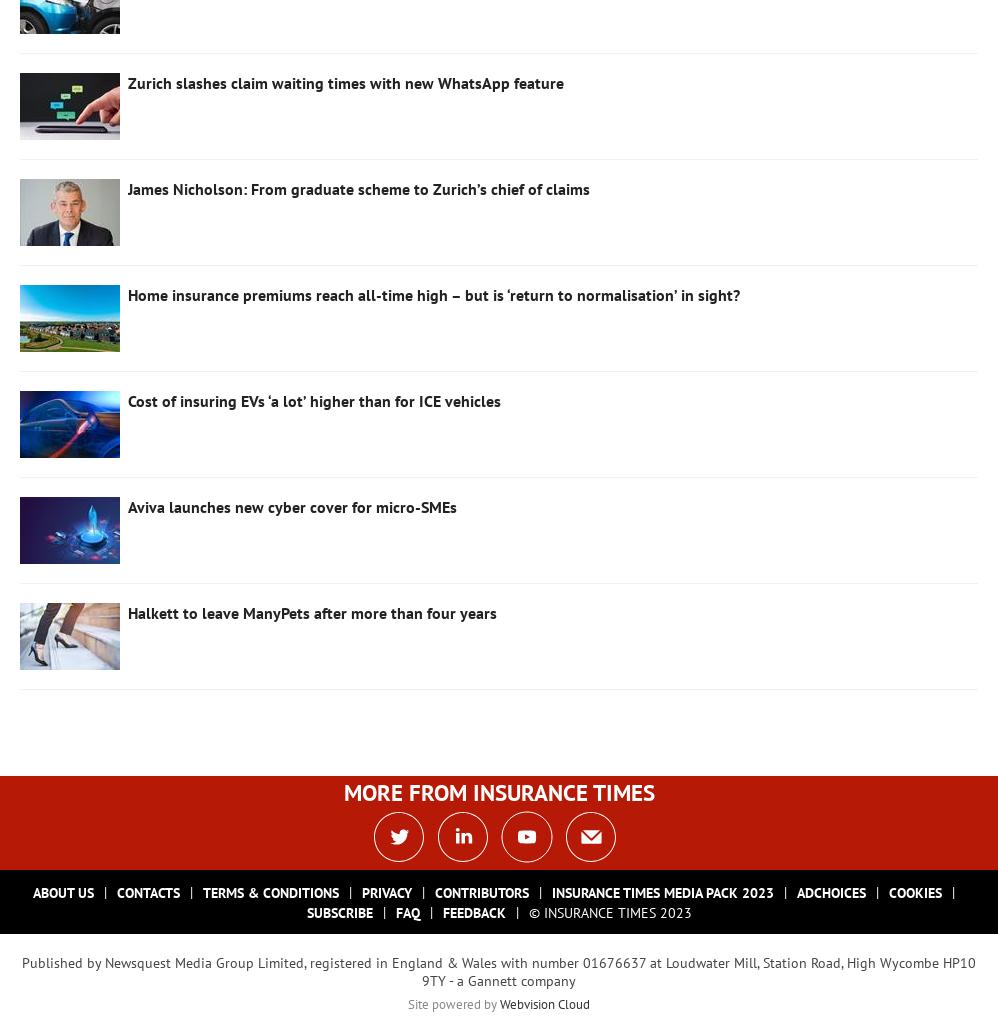  What do you see at coordinates (609, 911) in the screenshot?
I see `'© Insurance Times 2023'` at bounding box center [609, 911].